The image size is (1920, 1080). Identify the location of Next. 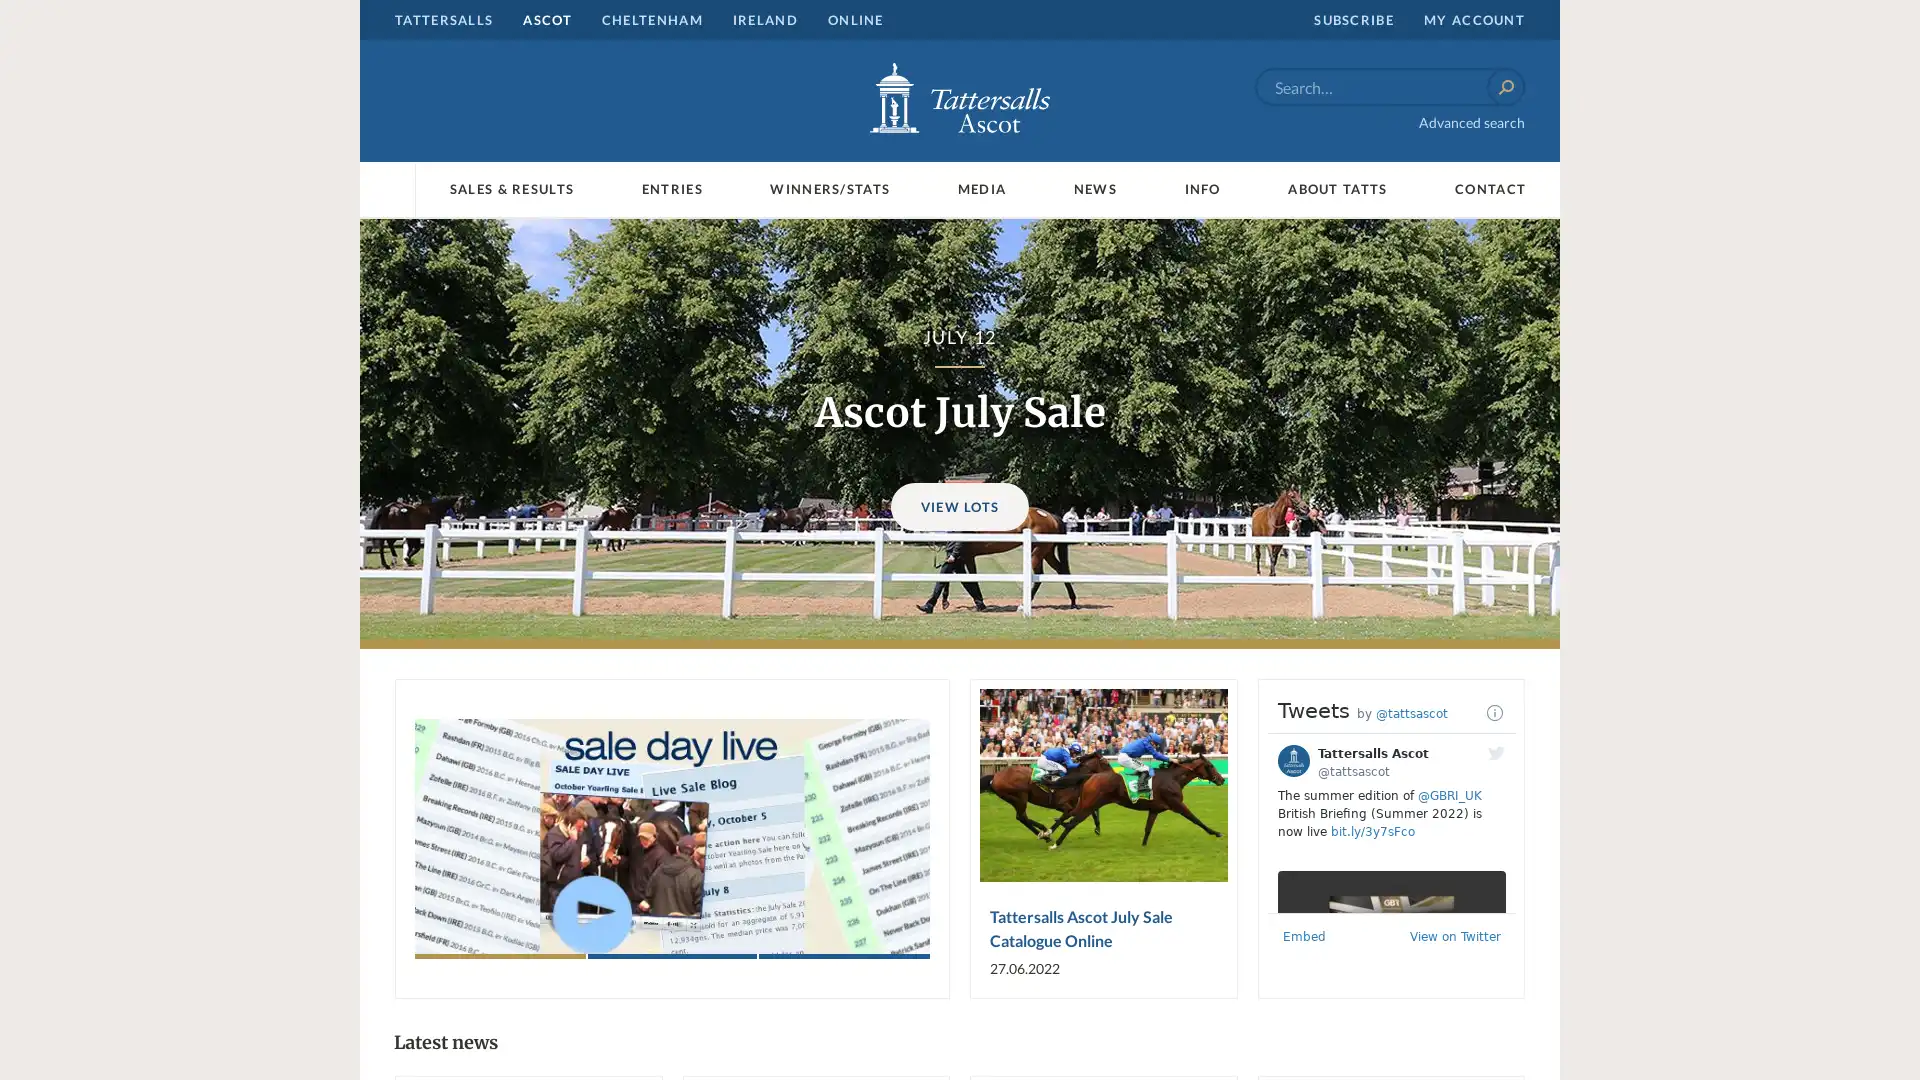
(1507, 433).